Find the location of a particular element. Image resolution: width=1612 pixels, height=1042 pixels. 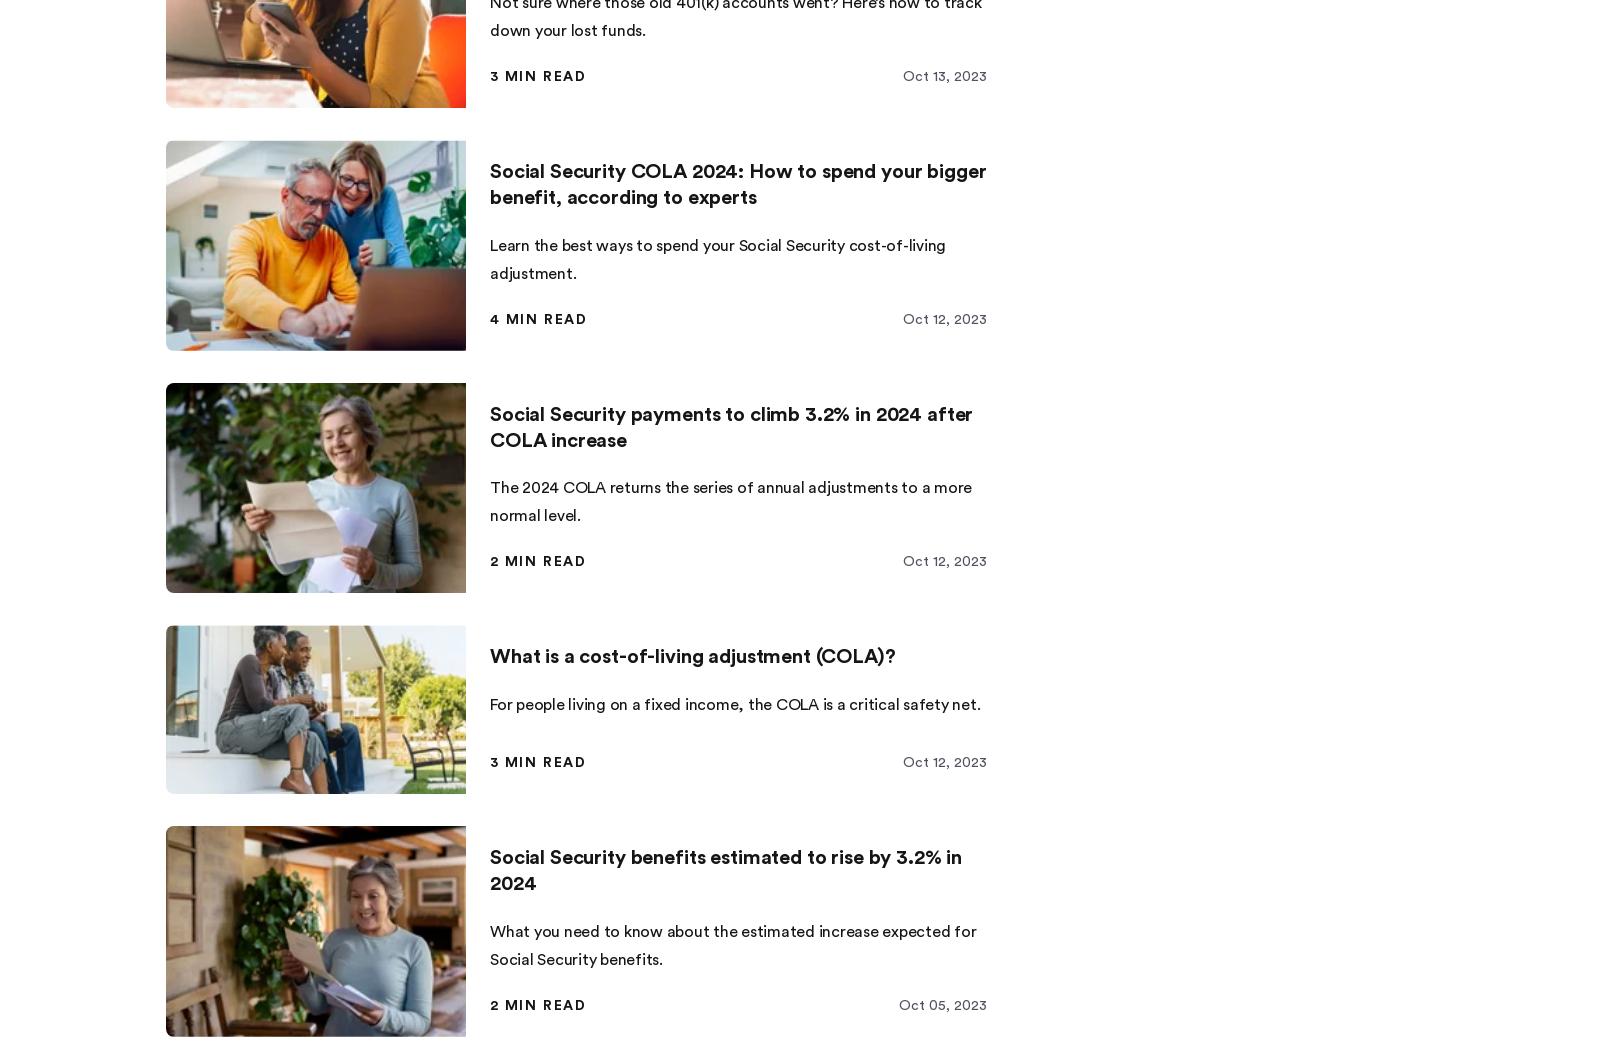

'Social Security COLA 2024: How to spend your bigger benefit, according to experts' is located at coordinates (737, 183).